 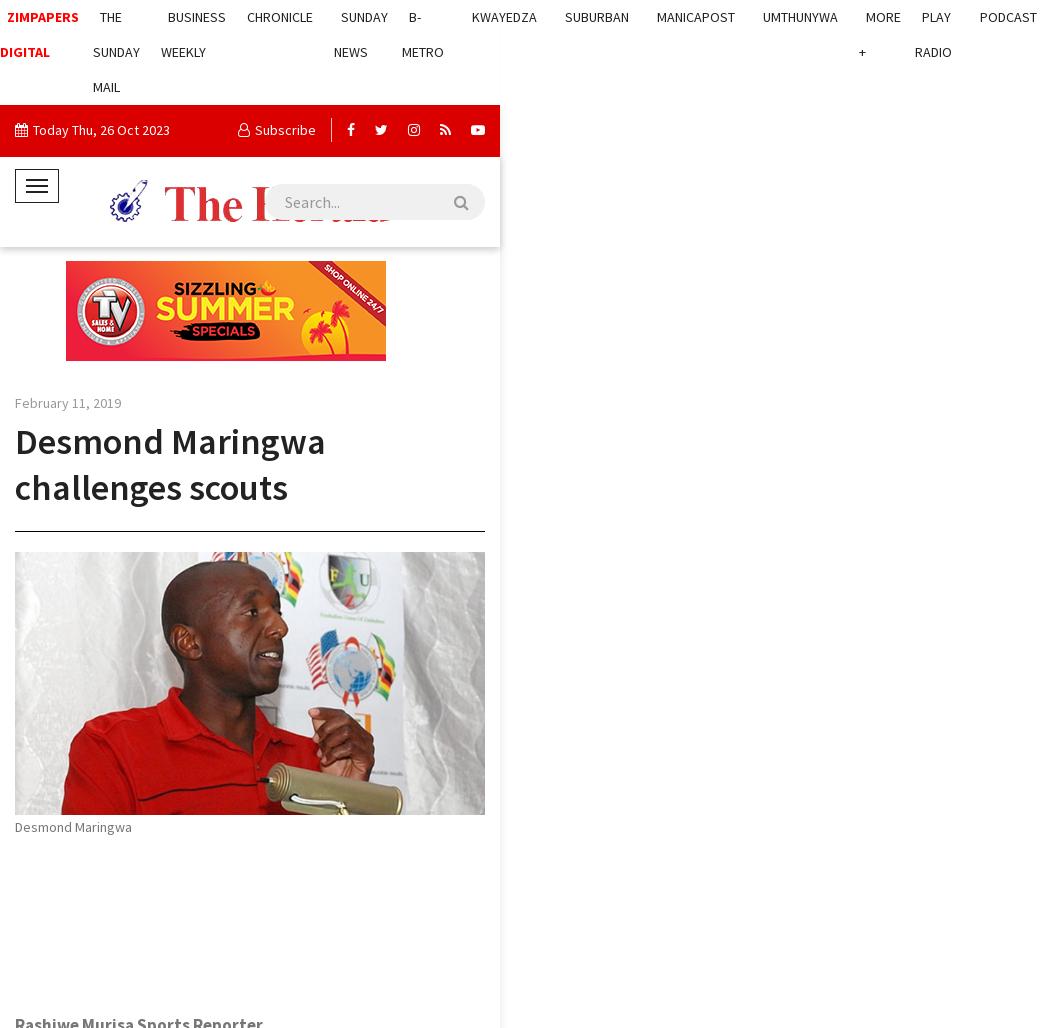 I want to click on 'Today Thu, 26 Oct 2023', so click(x=101, y=130).